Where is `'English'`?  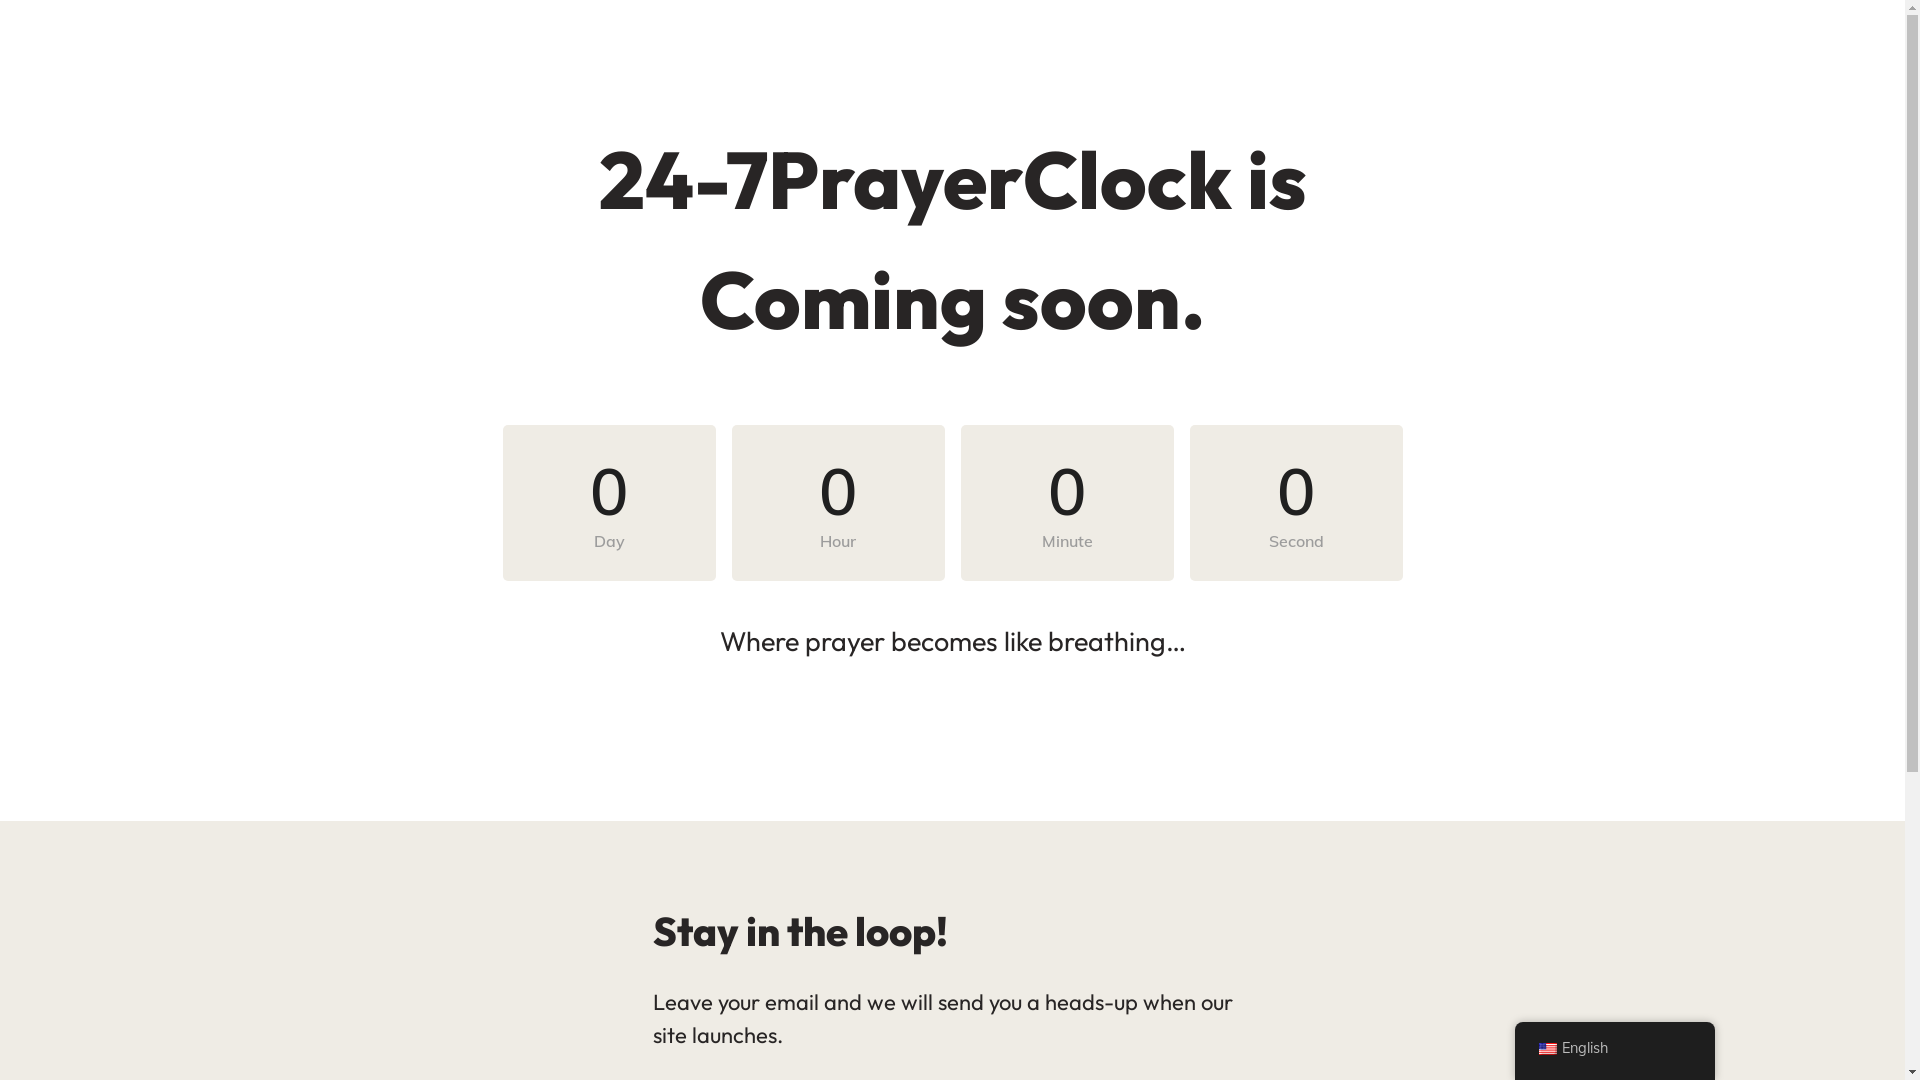
'English' is located at coordinates (1613, 1048).